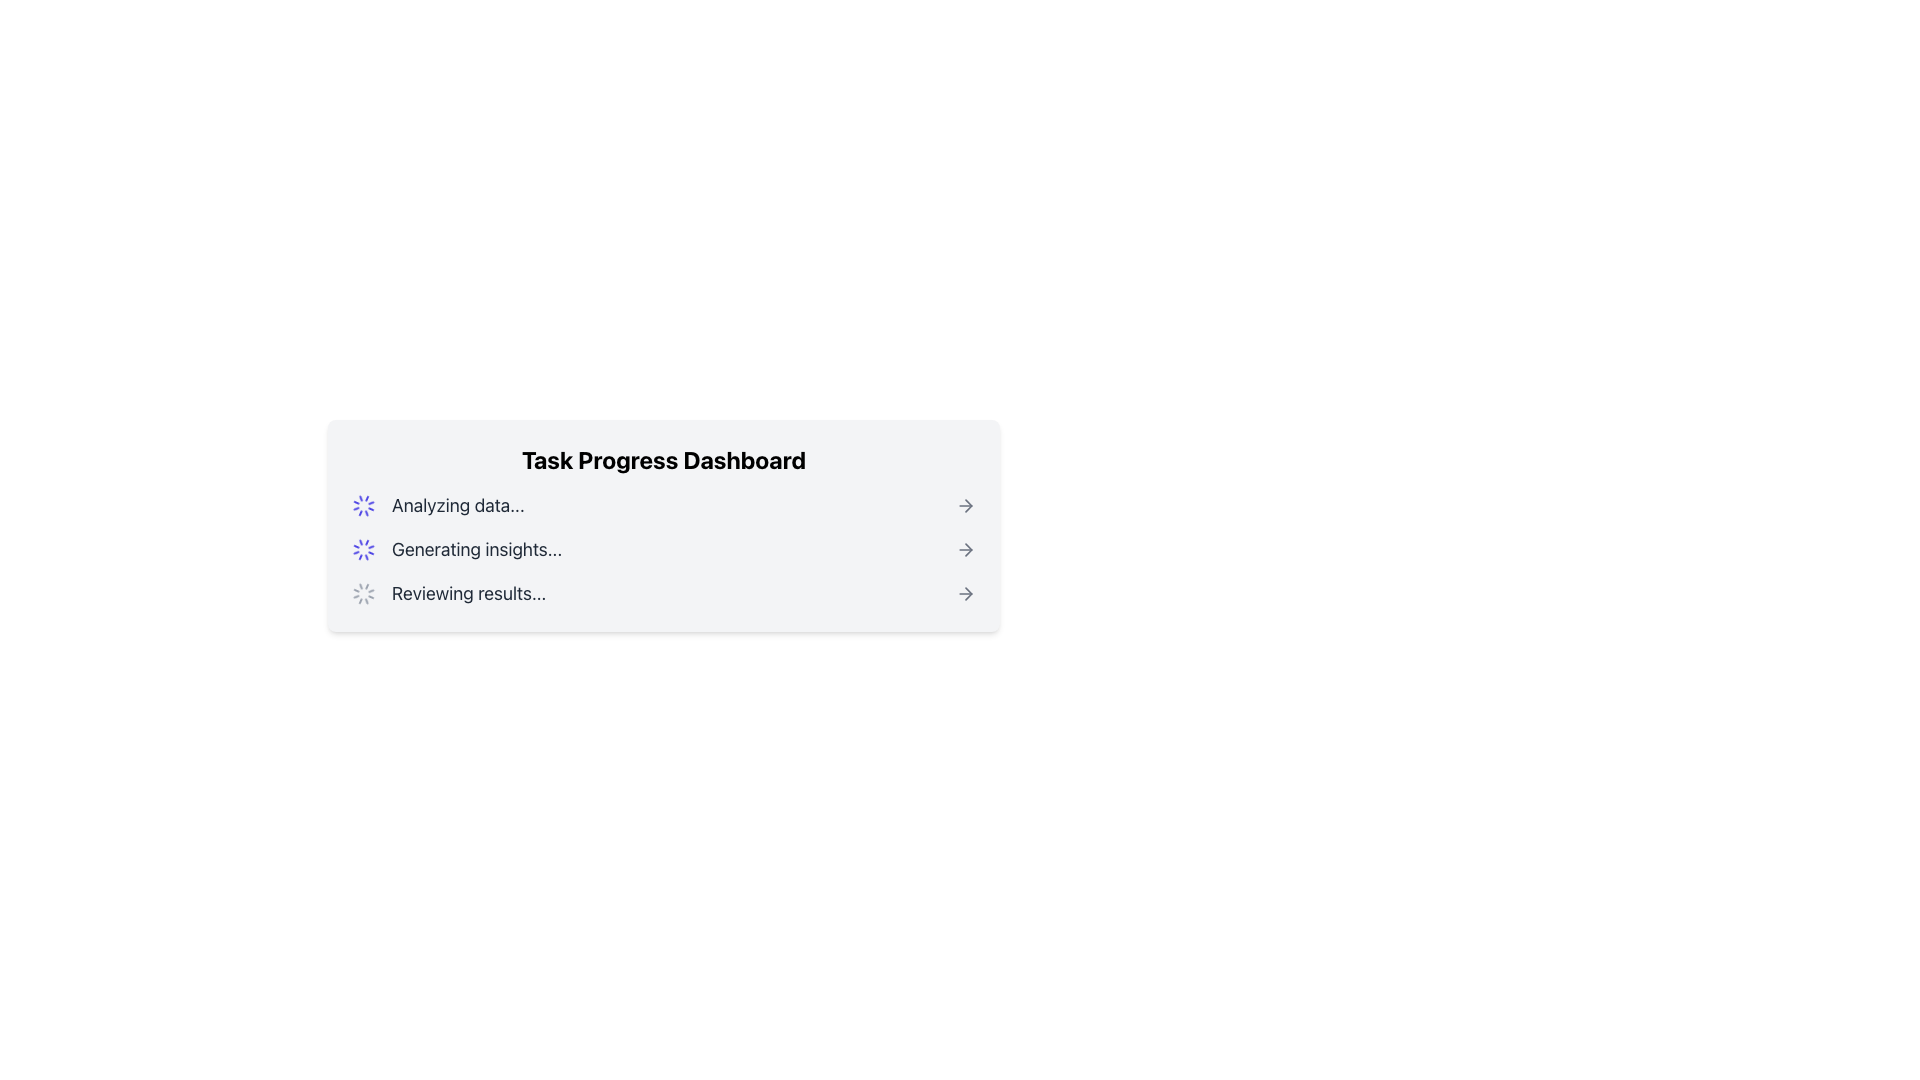 This screenshot has width=1920, height=1080. I want to click on the static text label indicating 'Reviewing results...' located at the bottom of the task progress dashboard, so click(468, 593).